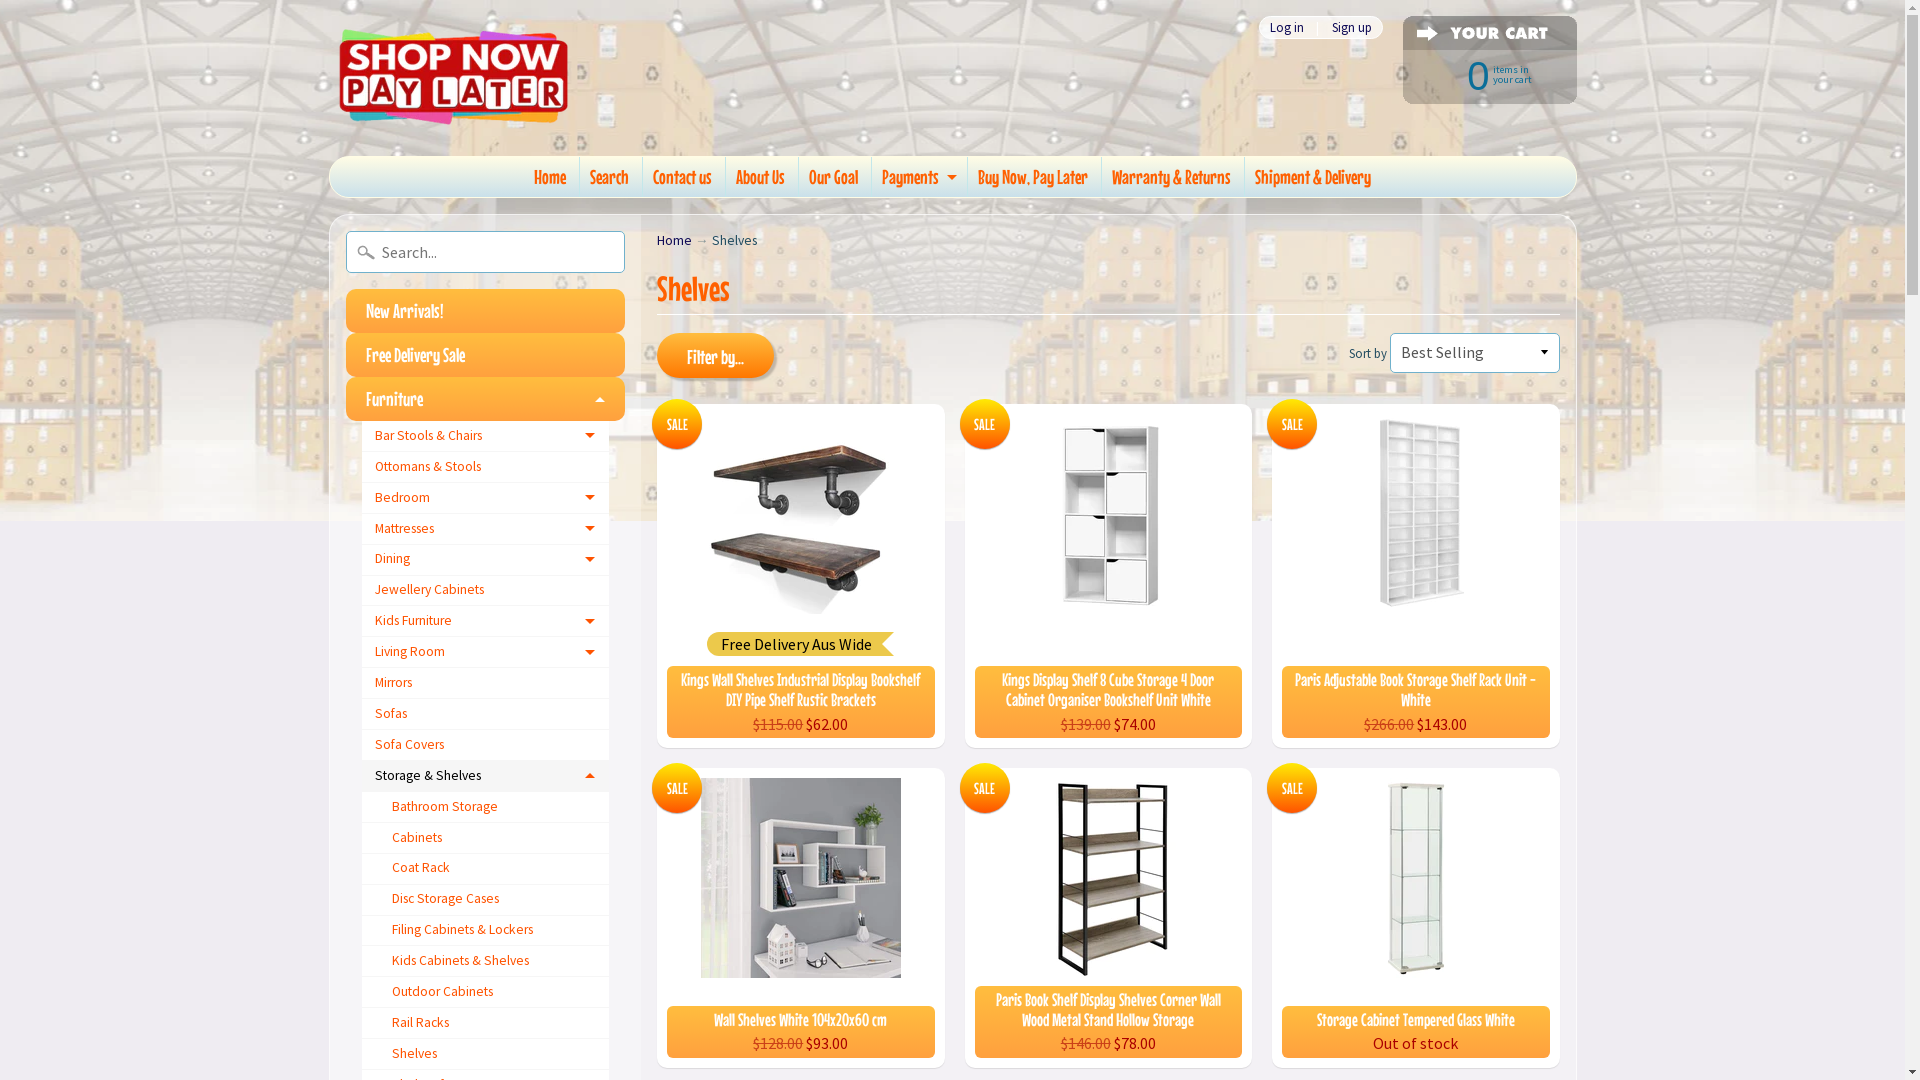 The width and height of the screenshot is (1920, 1080). What do you see at coordinates (485, 838) in the screenshot?
I see `'Cabinets'` at bounding box center [485, 838].